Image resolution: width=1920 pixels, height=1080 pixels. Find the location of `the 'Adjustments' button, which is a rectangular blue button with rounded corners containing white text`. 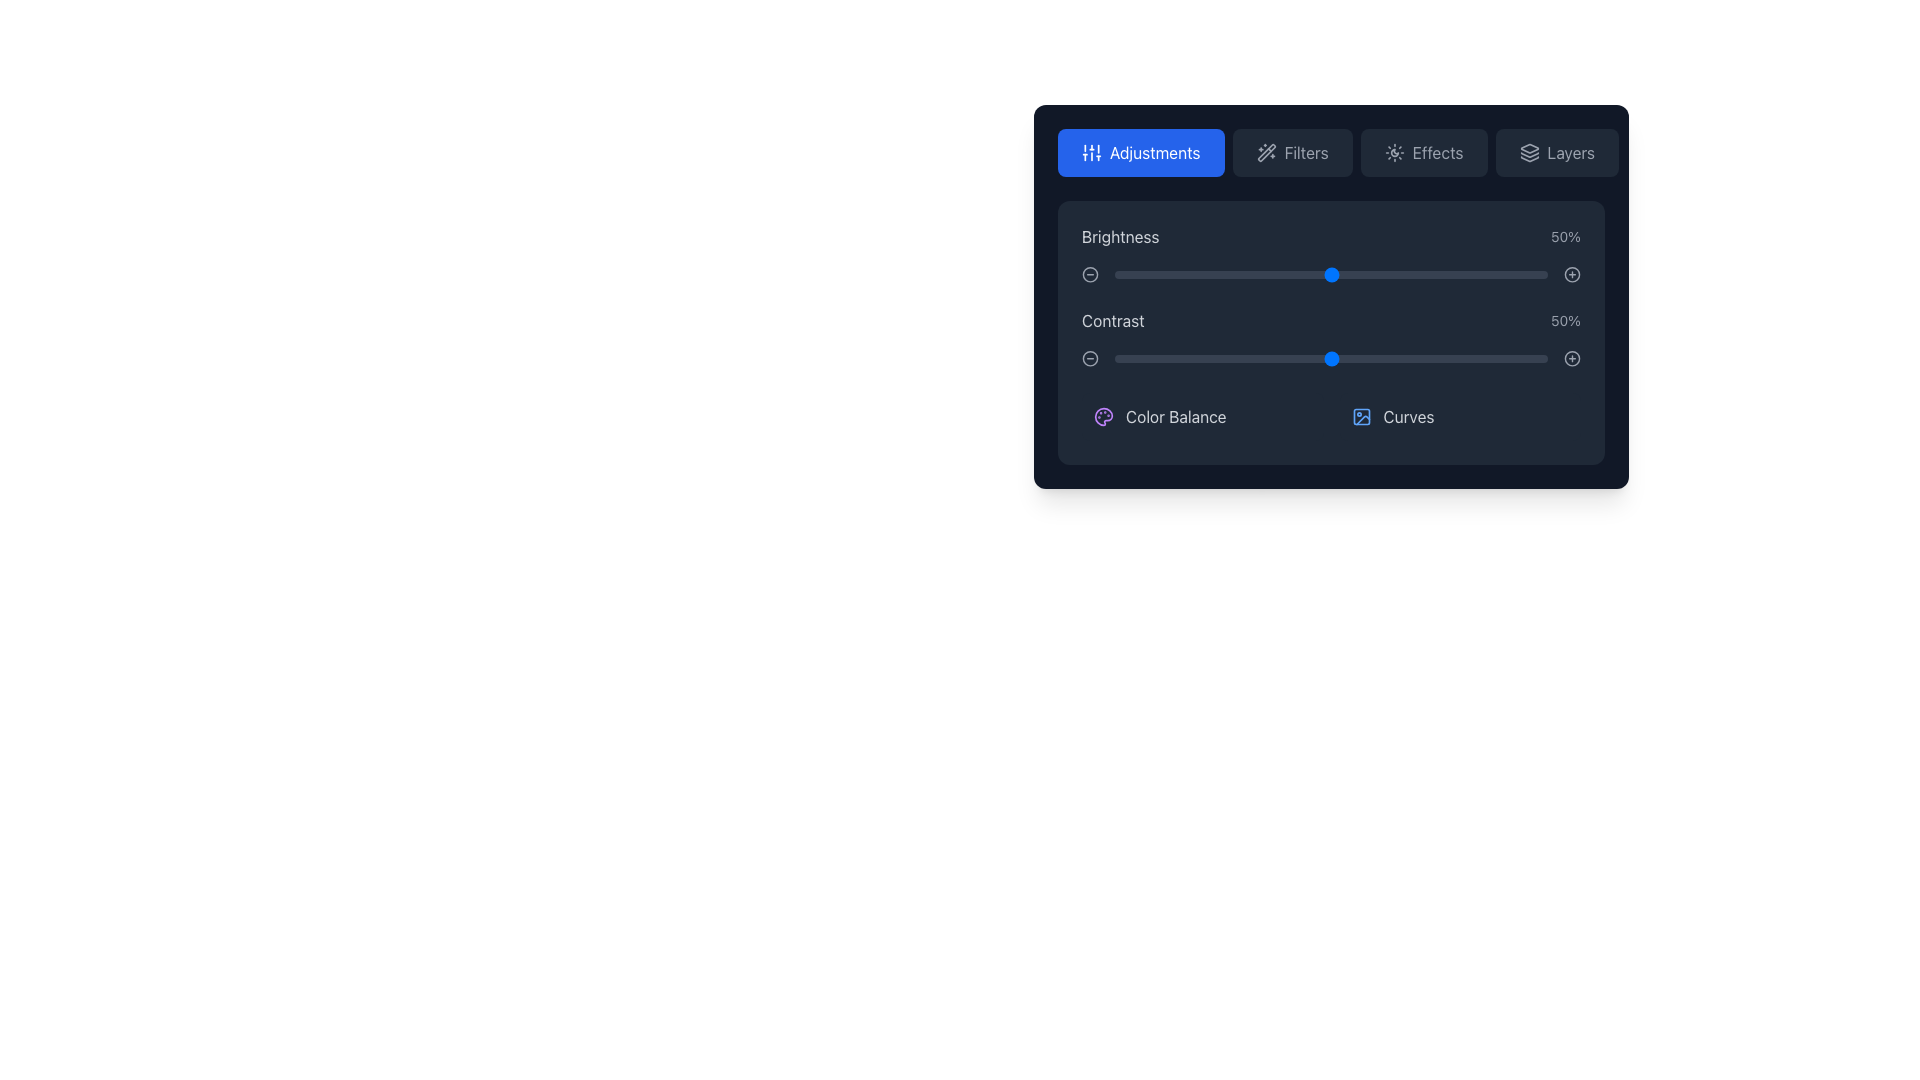

the 'Adjustments' button, which is a rectangular blue button with rounded corners containing white text is located at coordinates (1155, 152).